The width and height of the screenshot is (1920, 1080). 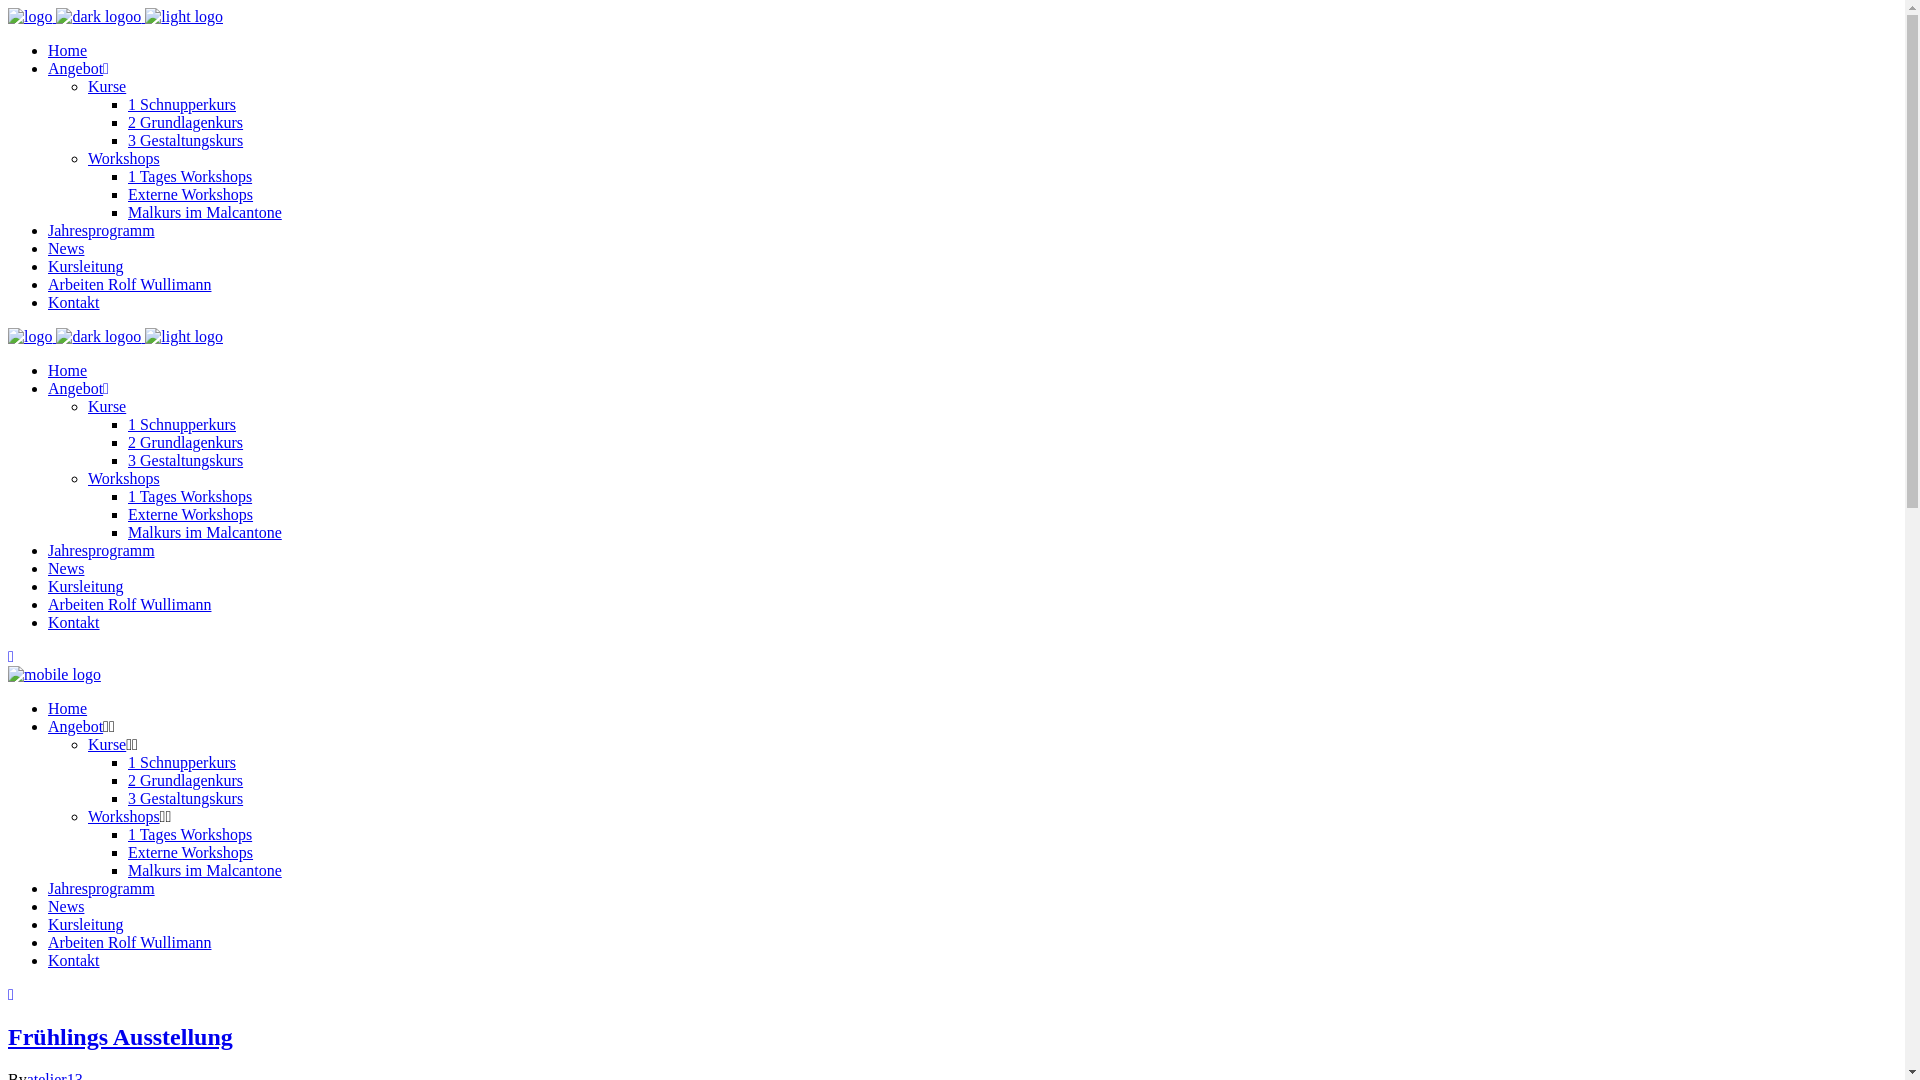 I want to click on 'Angebot', so click(x=78, y=388).